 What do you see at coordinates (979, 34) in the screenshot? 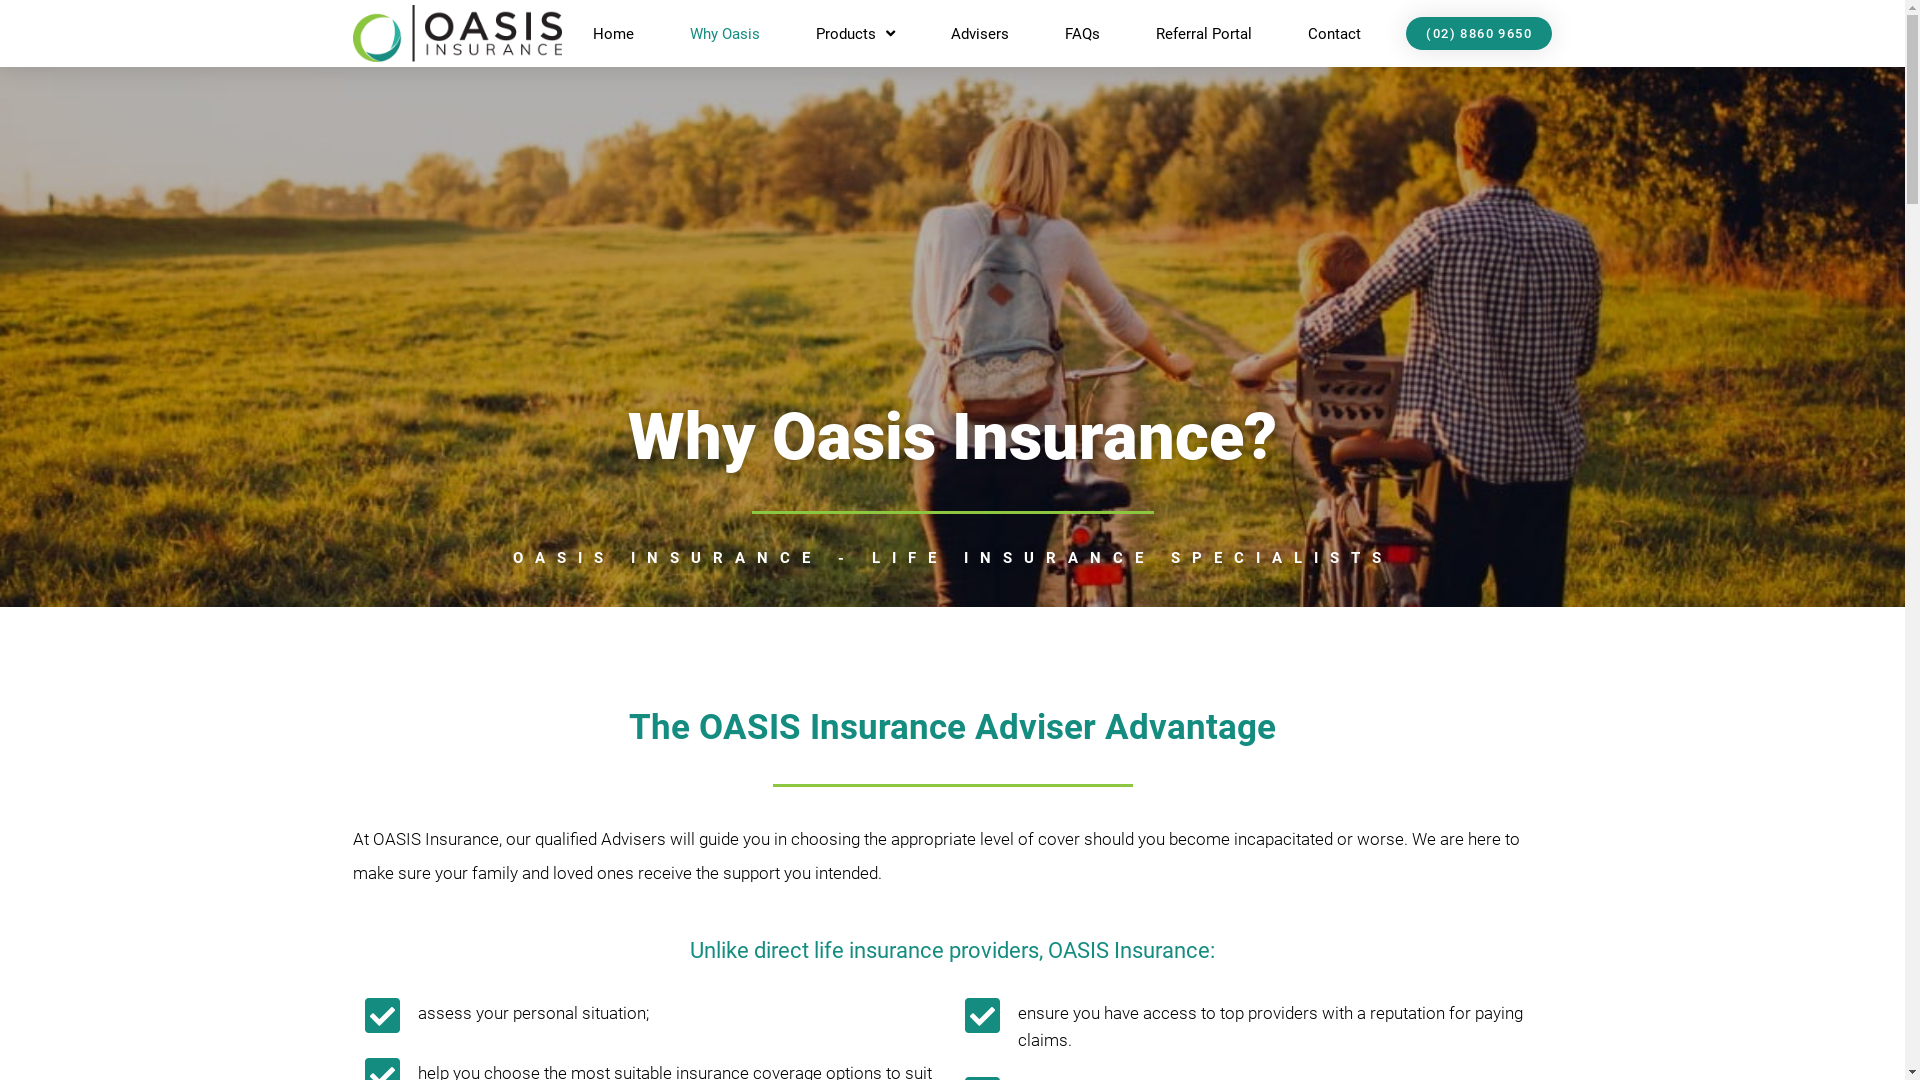
I see `'Advisers'` at bounding box center [979, 34].